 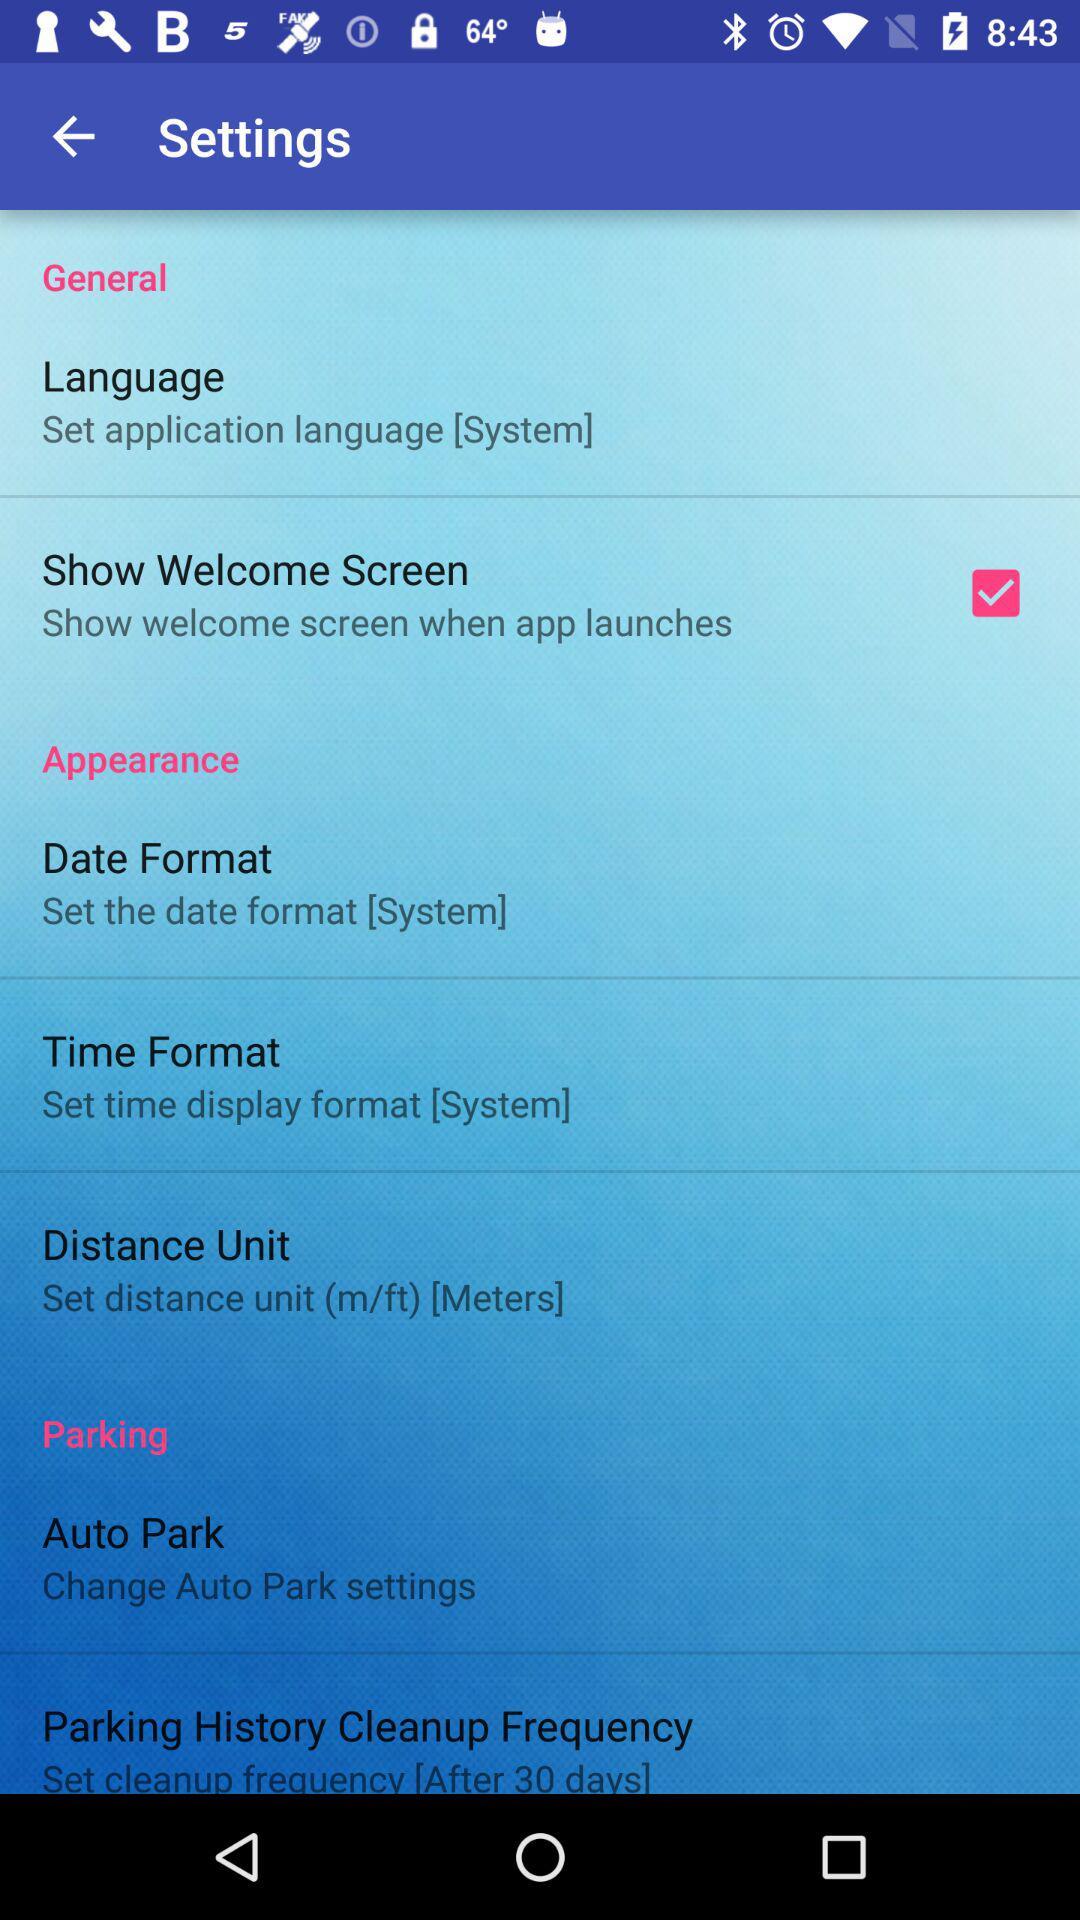 What do you see at coordinates (316, 427) in the screenshot?
I see `set application language` at bounding box center [316, 427].